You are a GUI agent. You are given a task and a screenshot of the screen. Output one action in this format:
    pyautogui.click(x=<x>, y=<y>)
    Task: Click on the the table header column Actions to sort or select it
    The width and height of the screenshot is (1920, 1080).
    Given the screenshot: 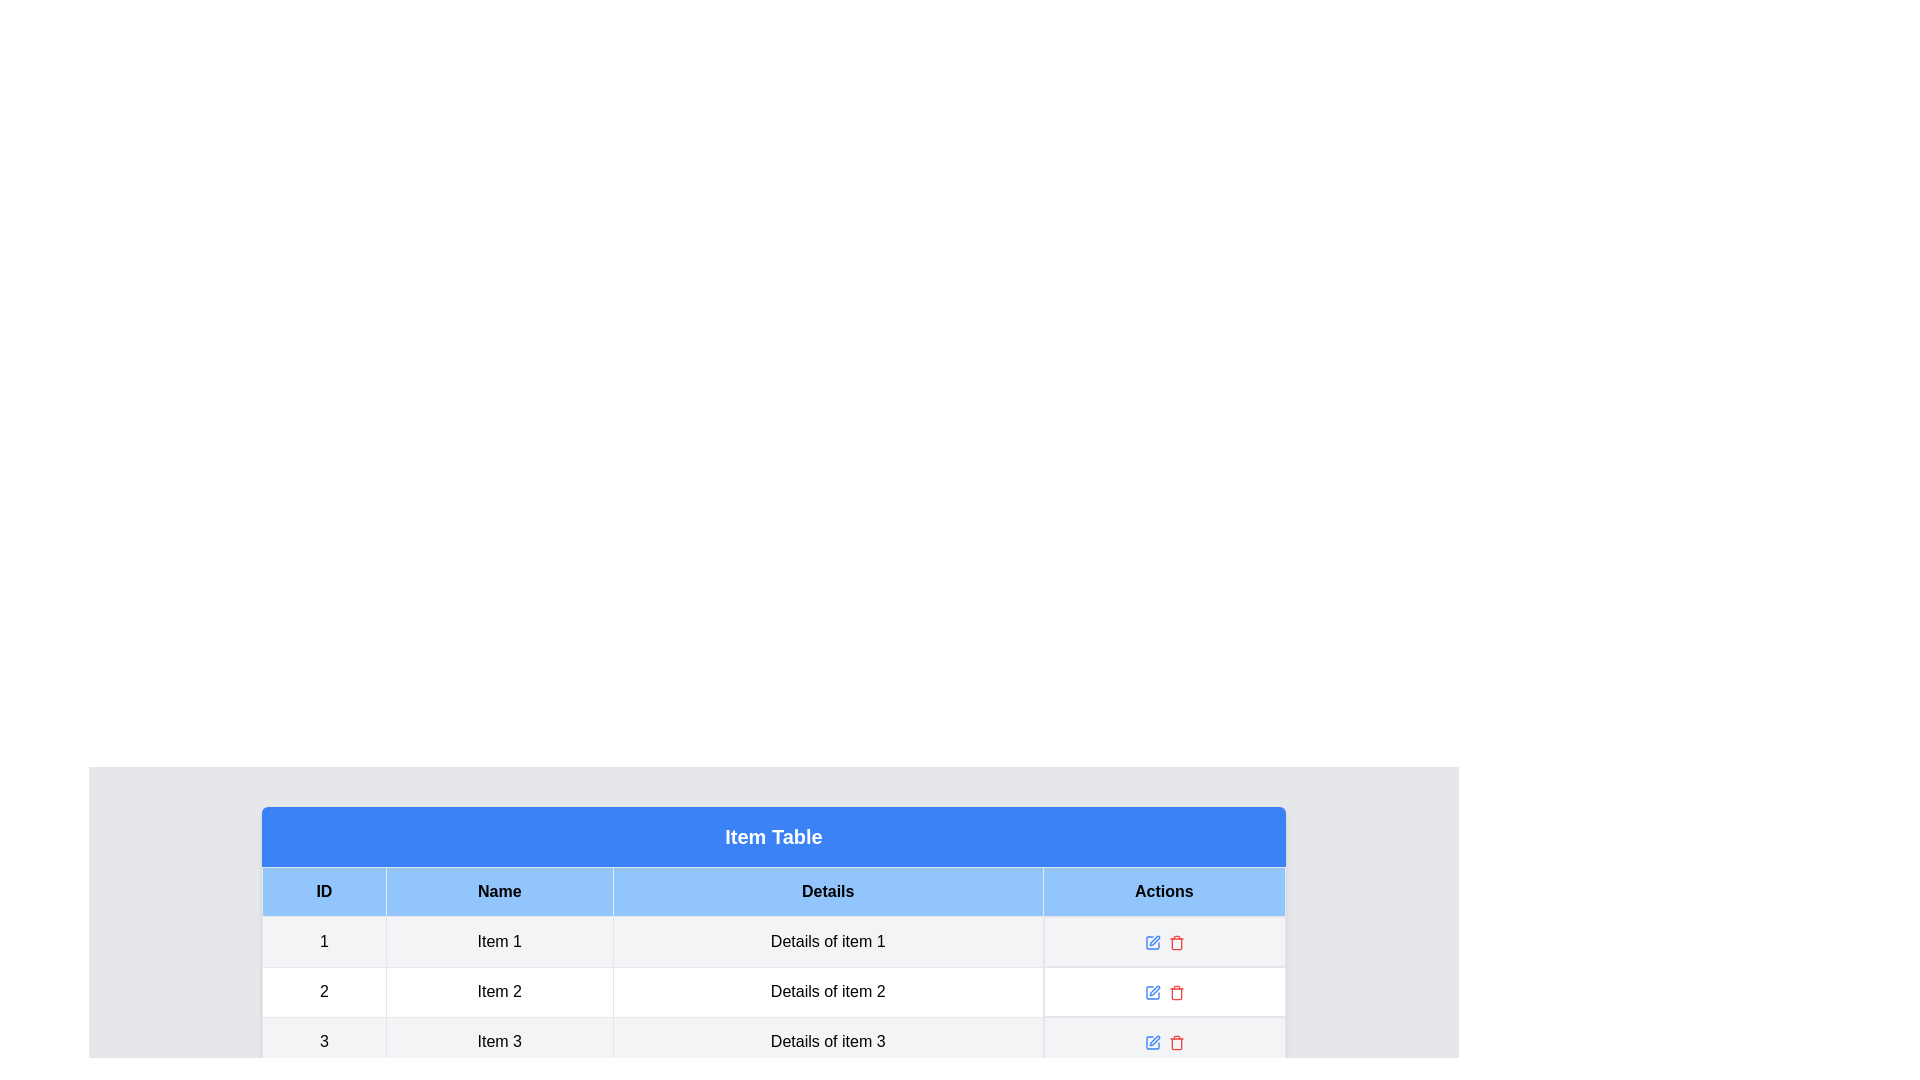 What is the action you would take?
    pyautogui.click(x=1164, y=890)
    